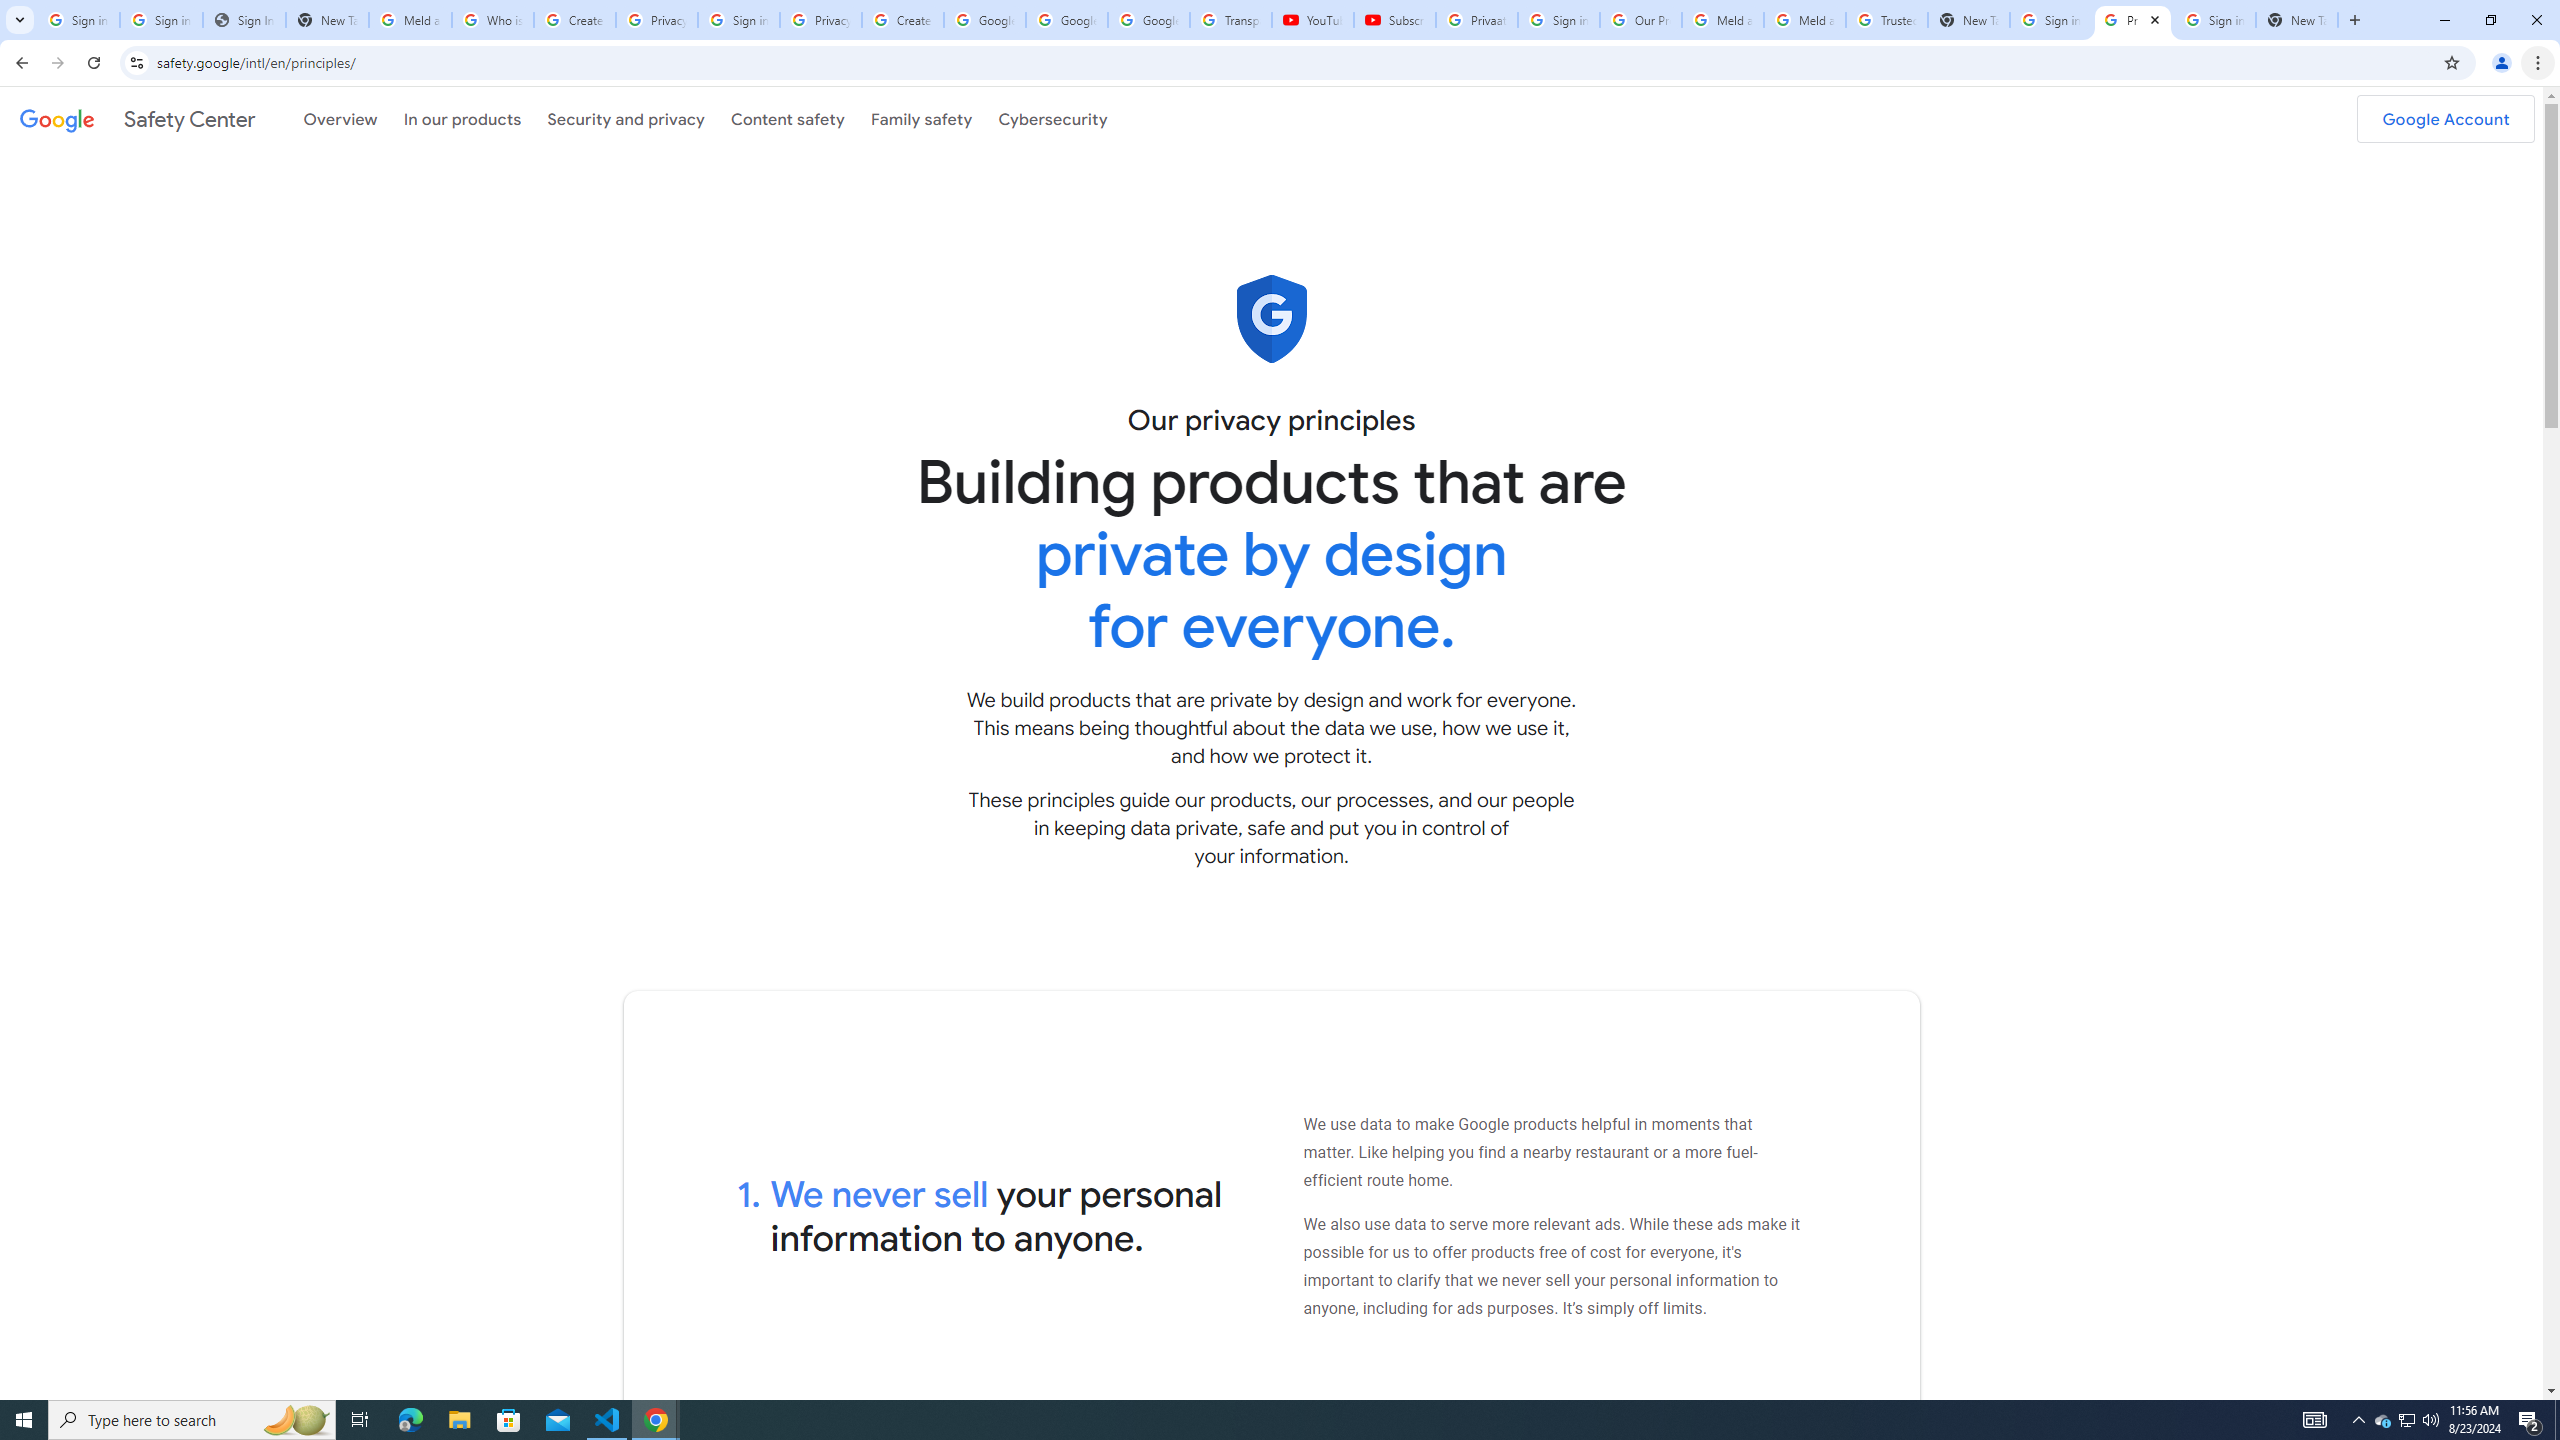 The height and width of the screenshot is (1440, 2560). Describe the element at coordinates (1887, 19) in the screenshot. I see `'Trusted Information and Content - Google Safety Center'` at that location.